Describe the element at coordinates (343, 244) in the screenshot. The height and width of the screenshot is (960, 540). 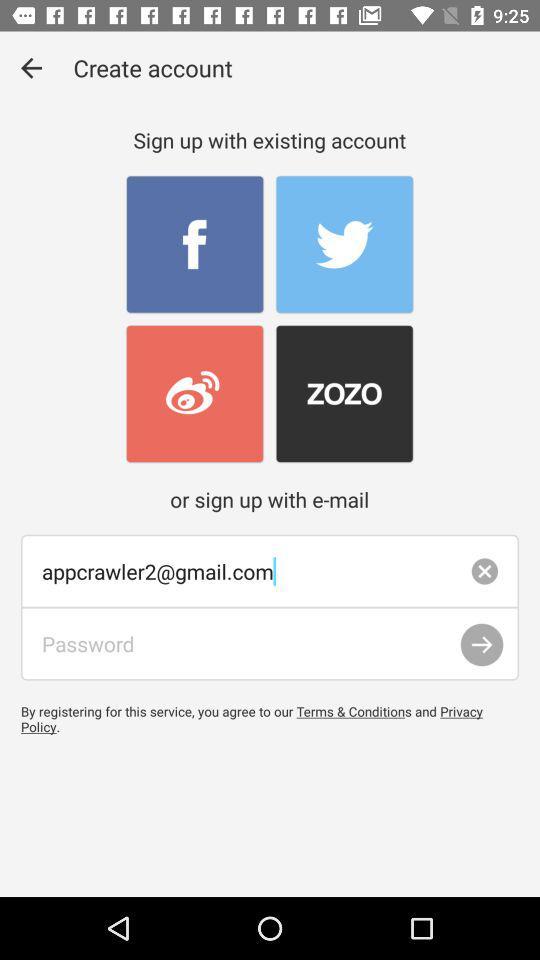
I see `twiter page` at that location.